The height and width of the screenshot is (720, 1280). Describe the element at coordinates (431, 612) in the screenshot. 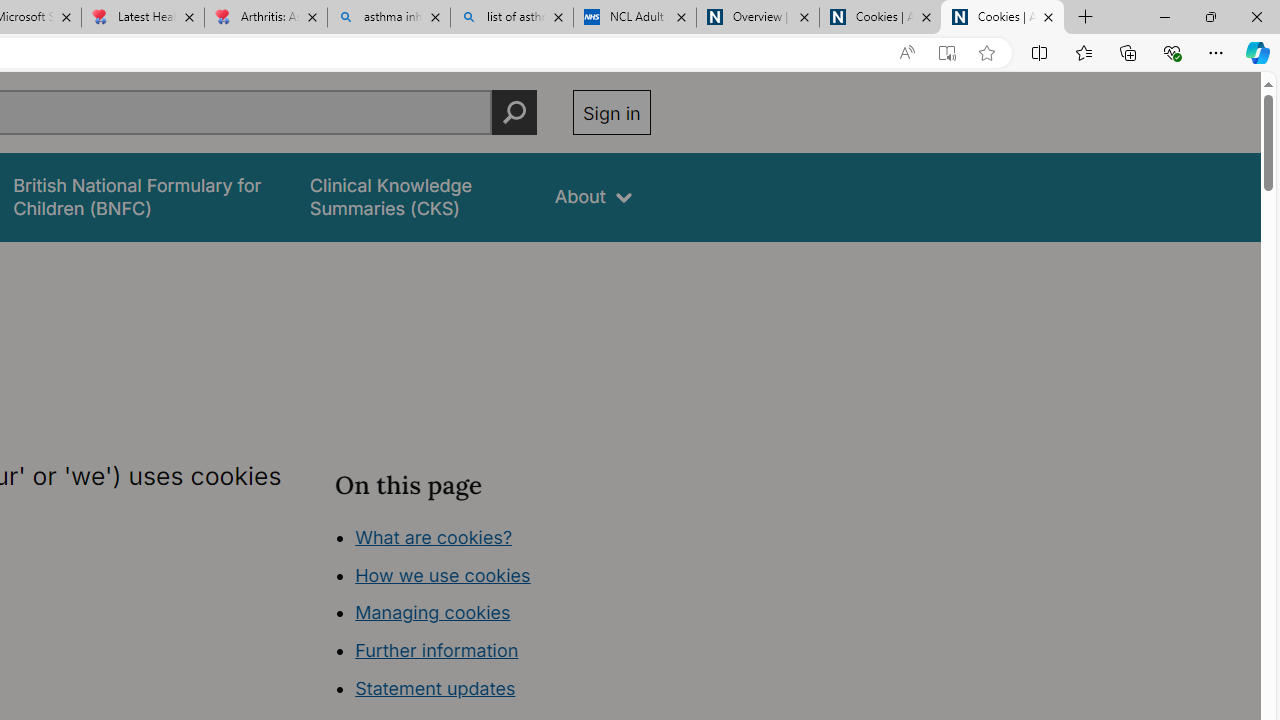

I see `'Managing cookies'` at that location.